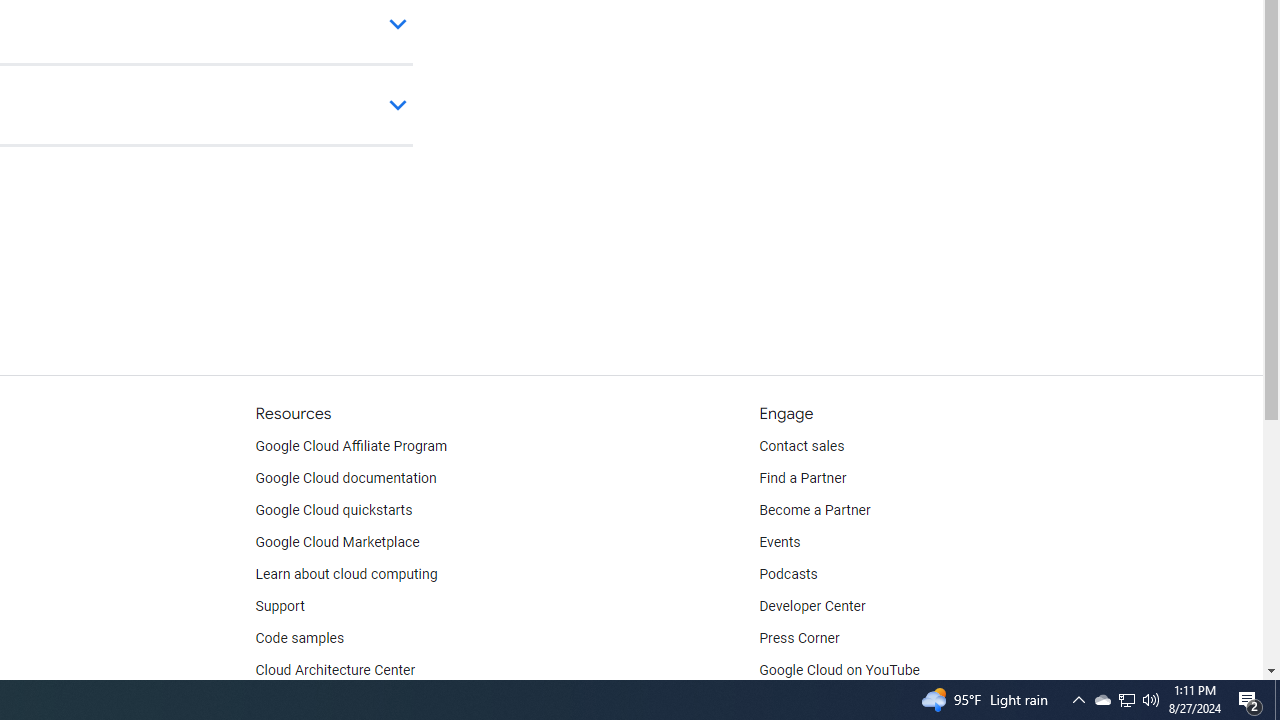 The height and width of the screenshot is (720, 1280). What do you see at coordinates (798, 639) in the screenshot?
I see `'Press Corner'` at bounding box center [798, 639].